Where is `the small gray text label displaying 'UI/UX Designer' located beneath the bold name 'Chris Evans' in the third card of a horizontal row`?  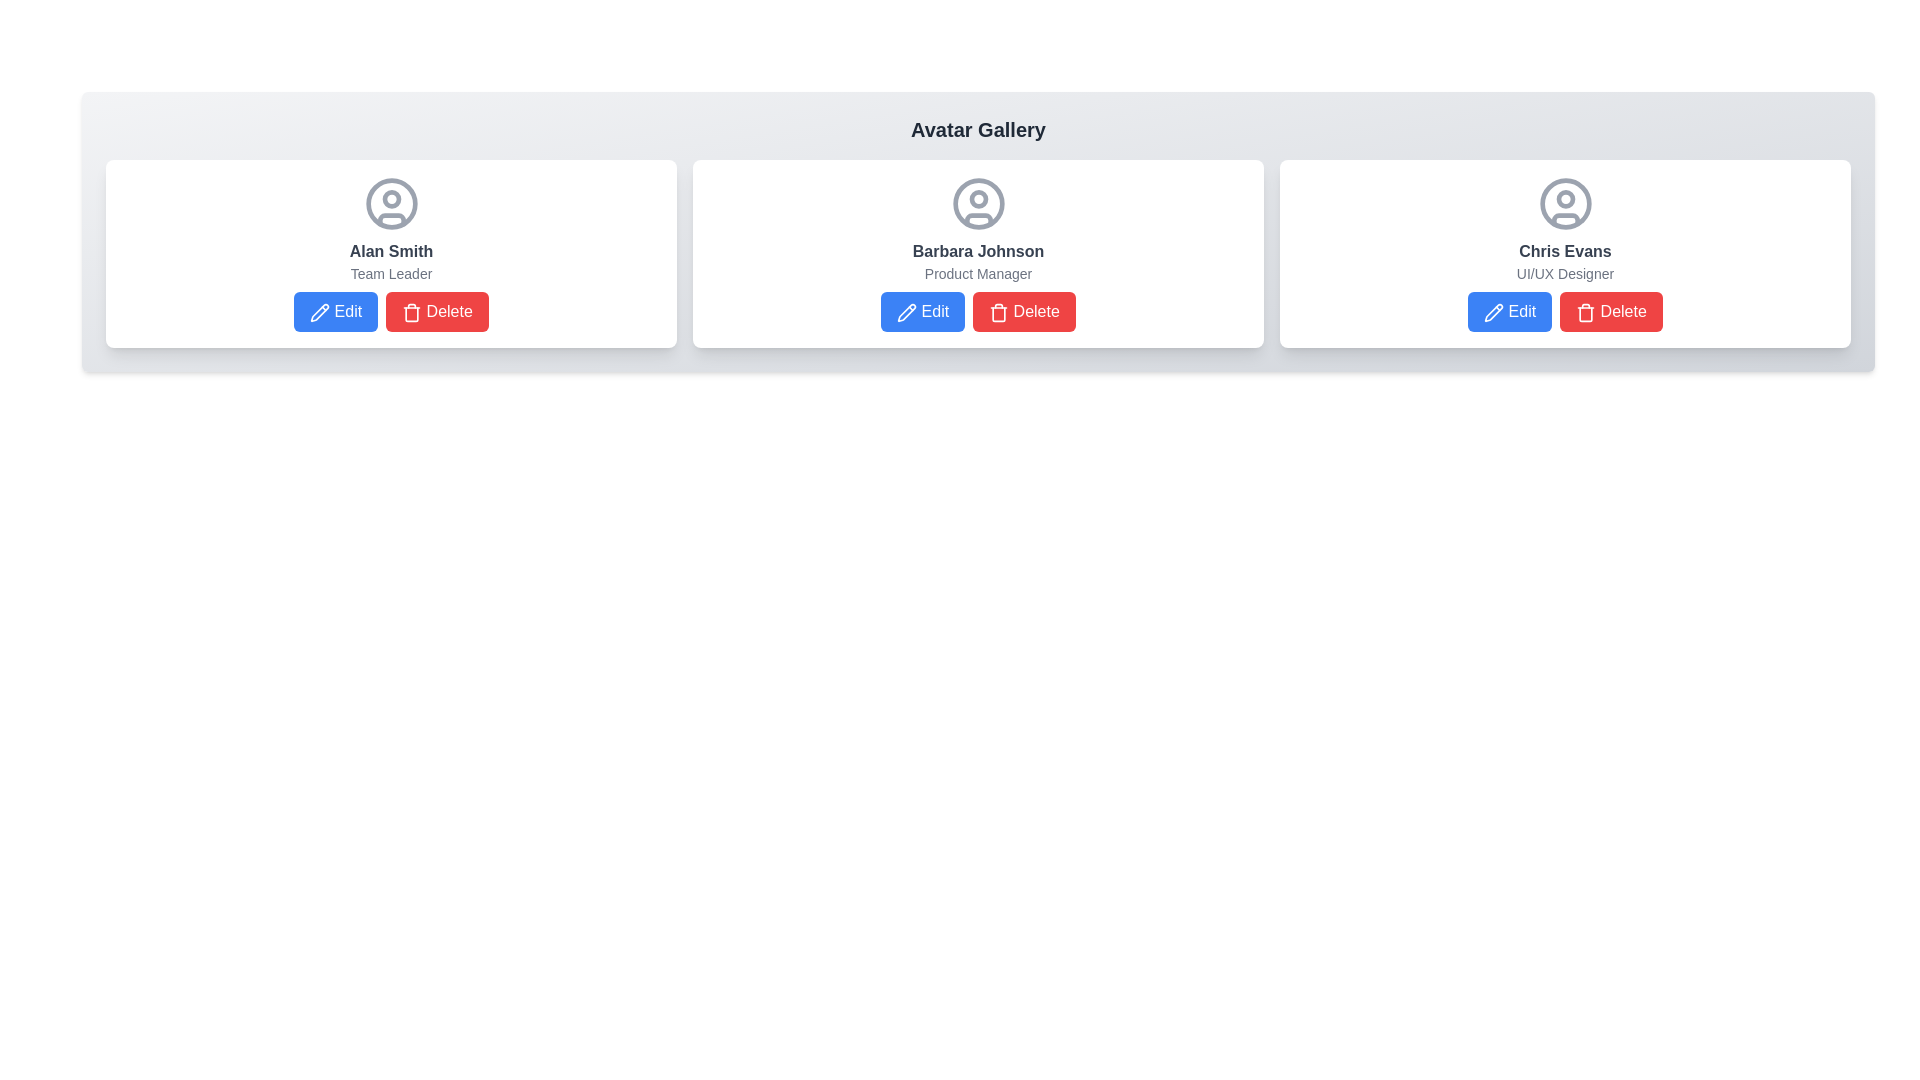 the small gray text label displaying 'UI/UX Designer' located beneath the bold name 'Chris Evans' in the third card of a horizontal row is located at coordinates (1564, 273).